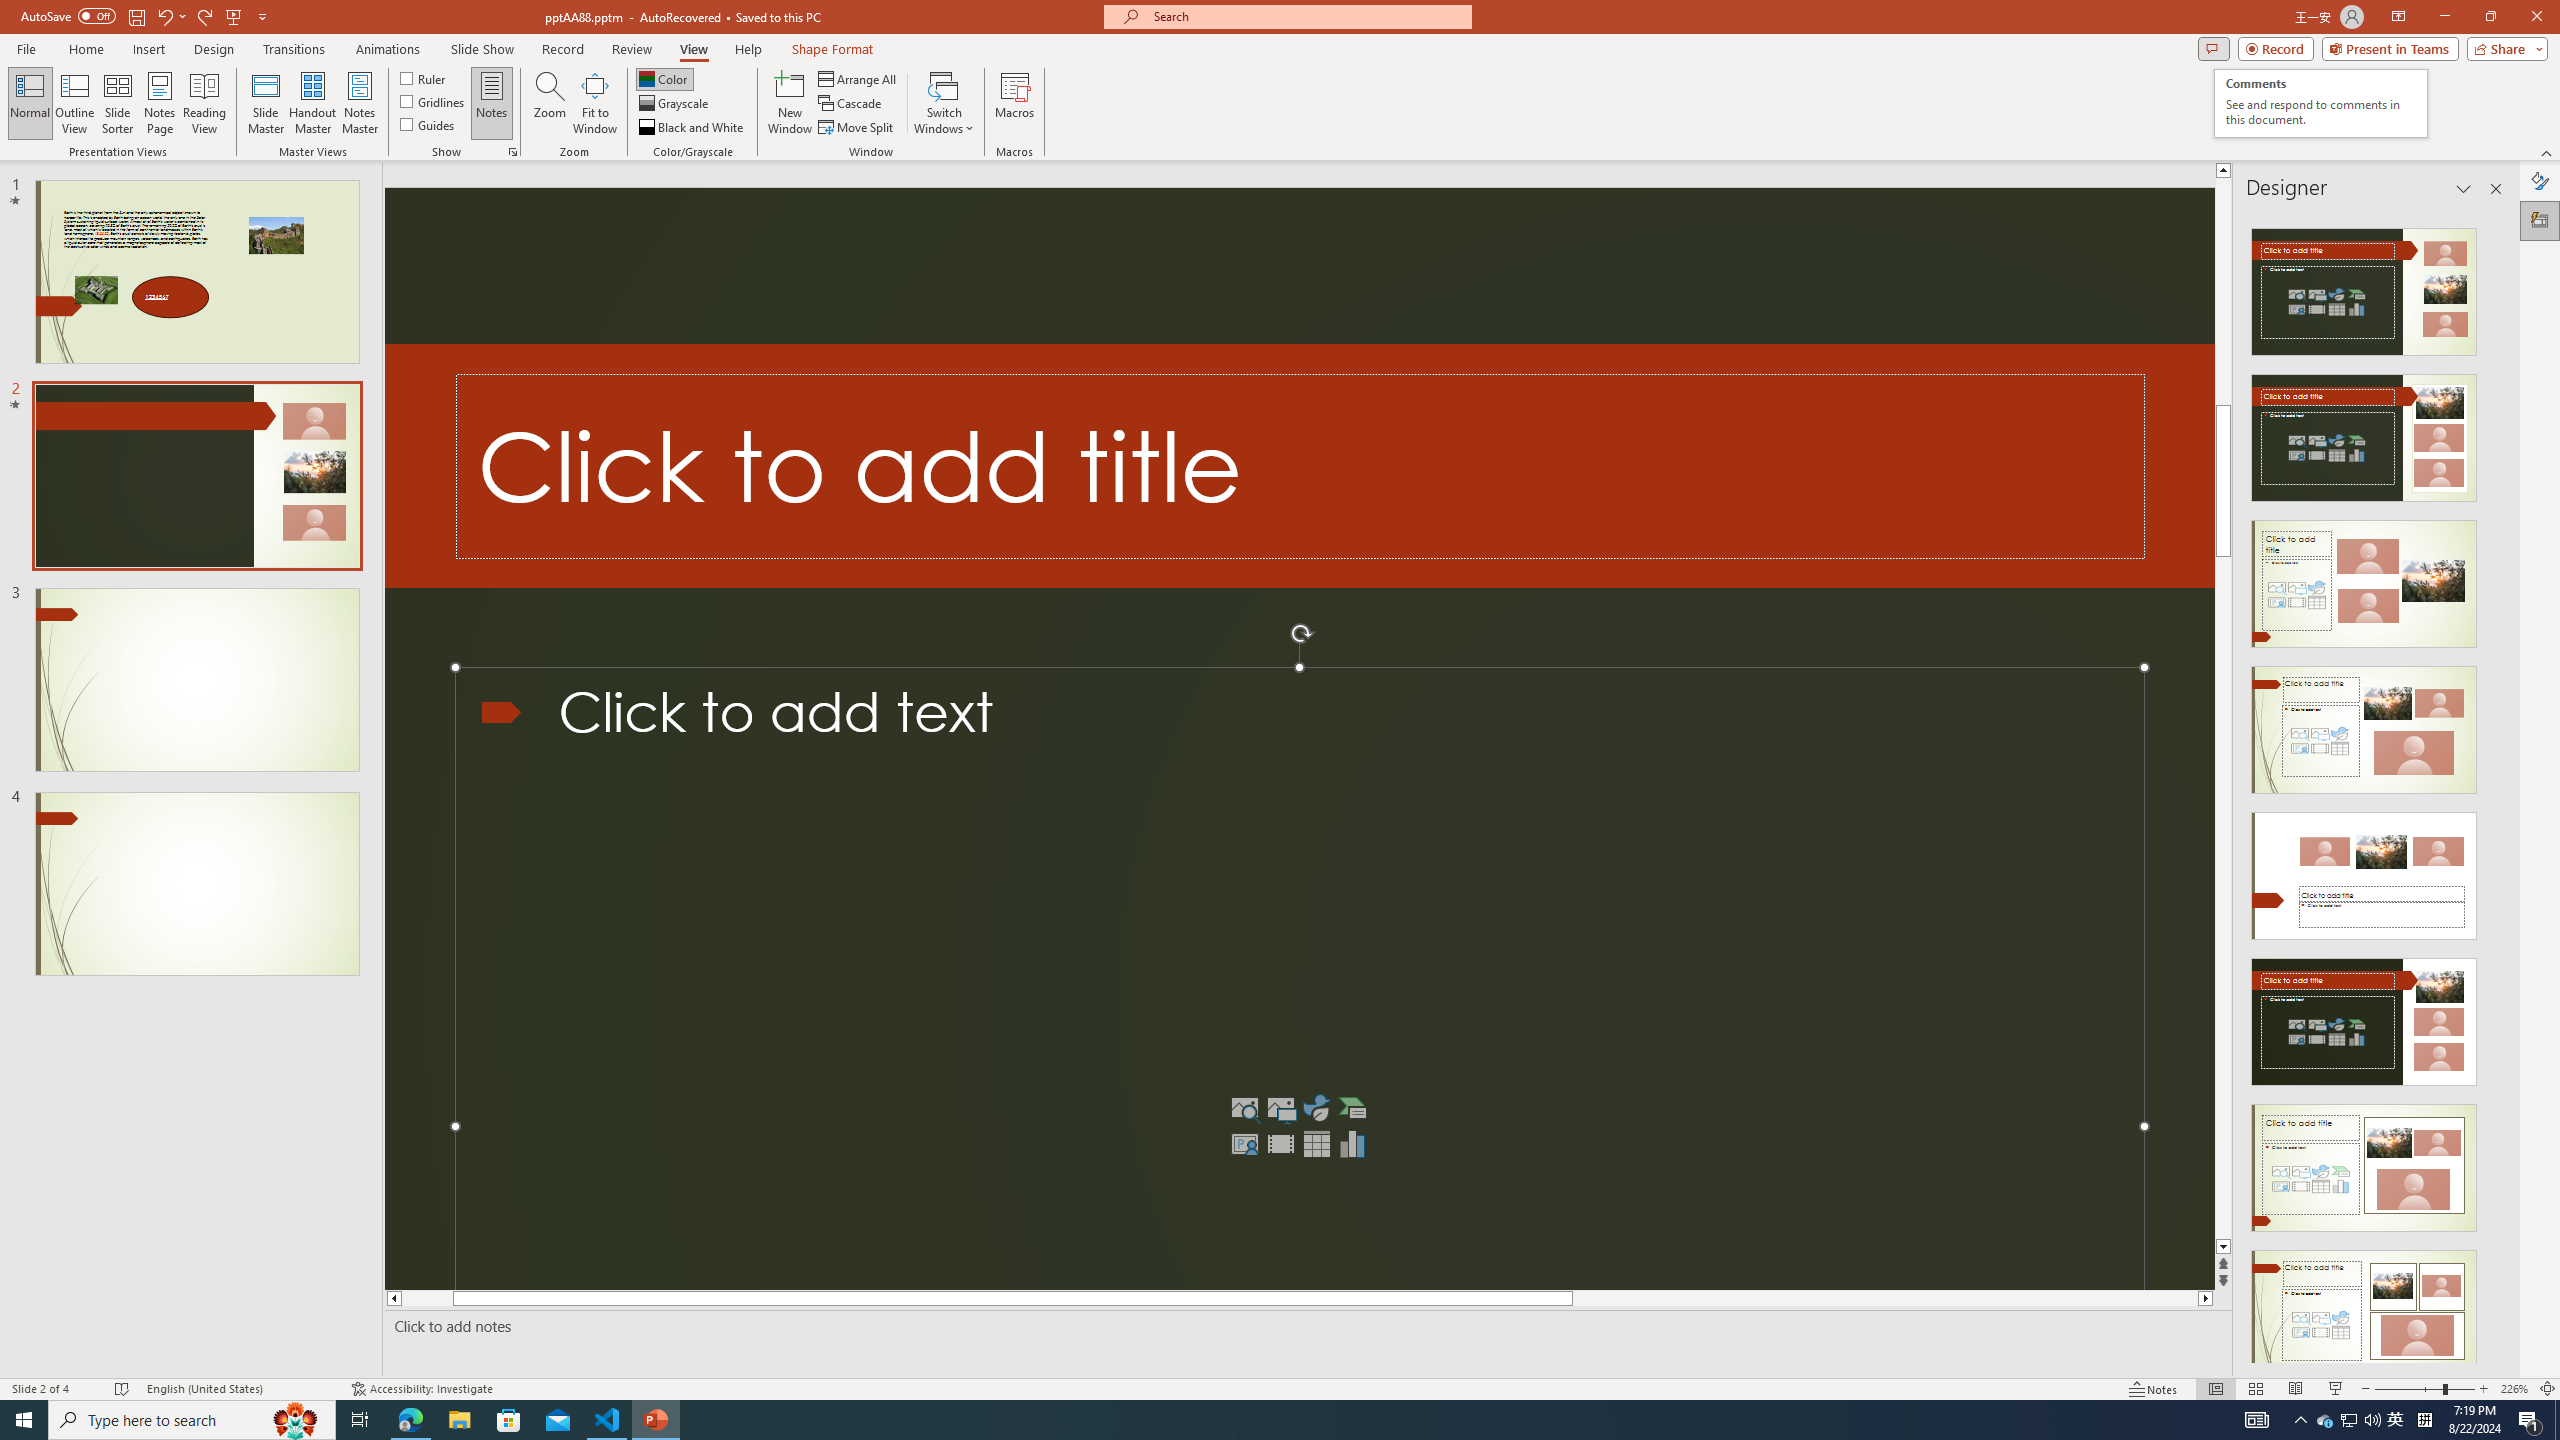 This screenshot has width=2560, height=1440. What do you see at coordinates (856, 127) in the screenshot?
I see `'Move Split'` at bounding box center [856, 127].